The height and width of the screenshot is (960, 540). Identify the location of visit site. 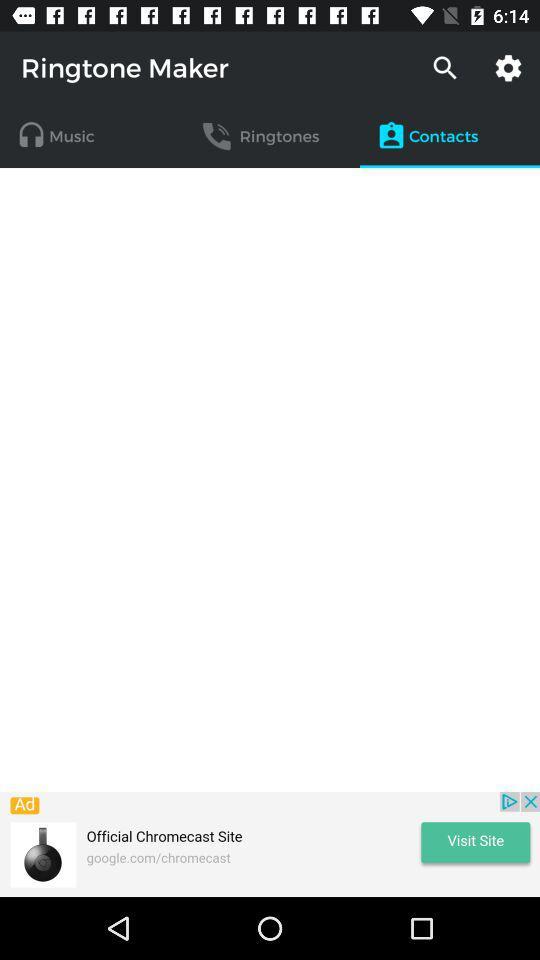
(270, 843).